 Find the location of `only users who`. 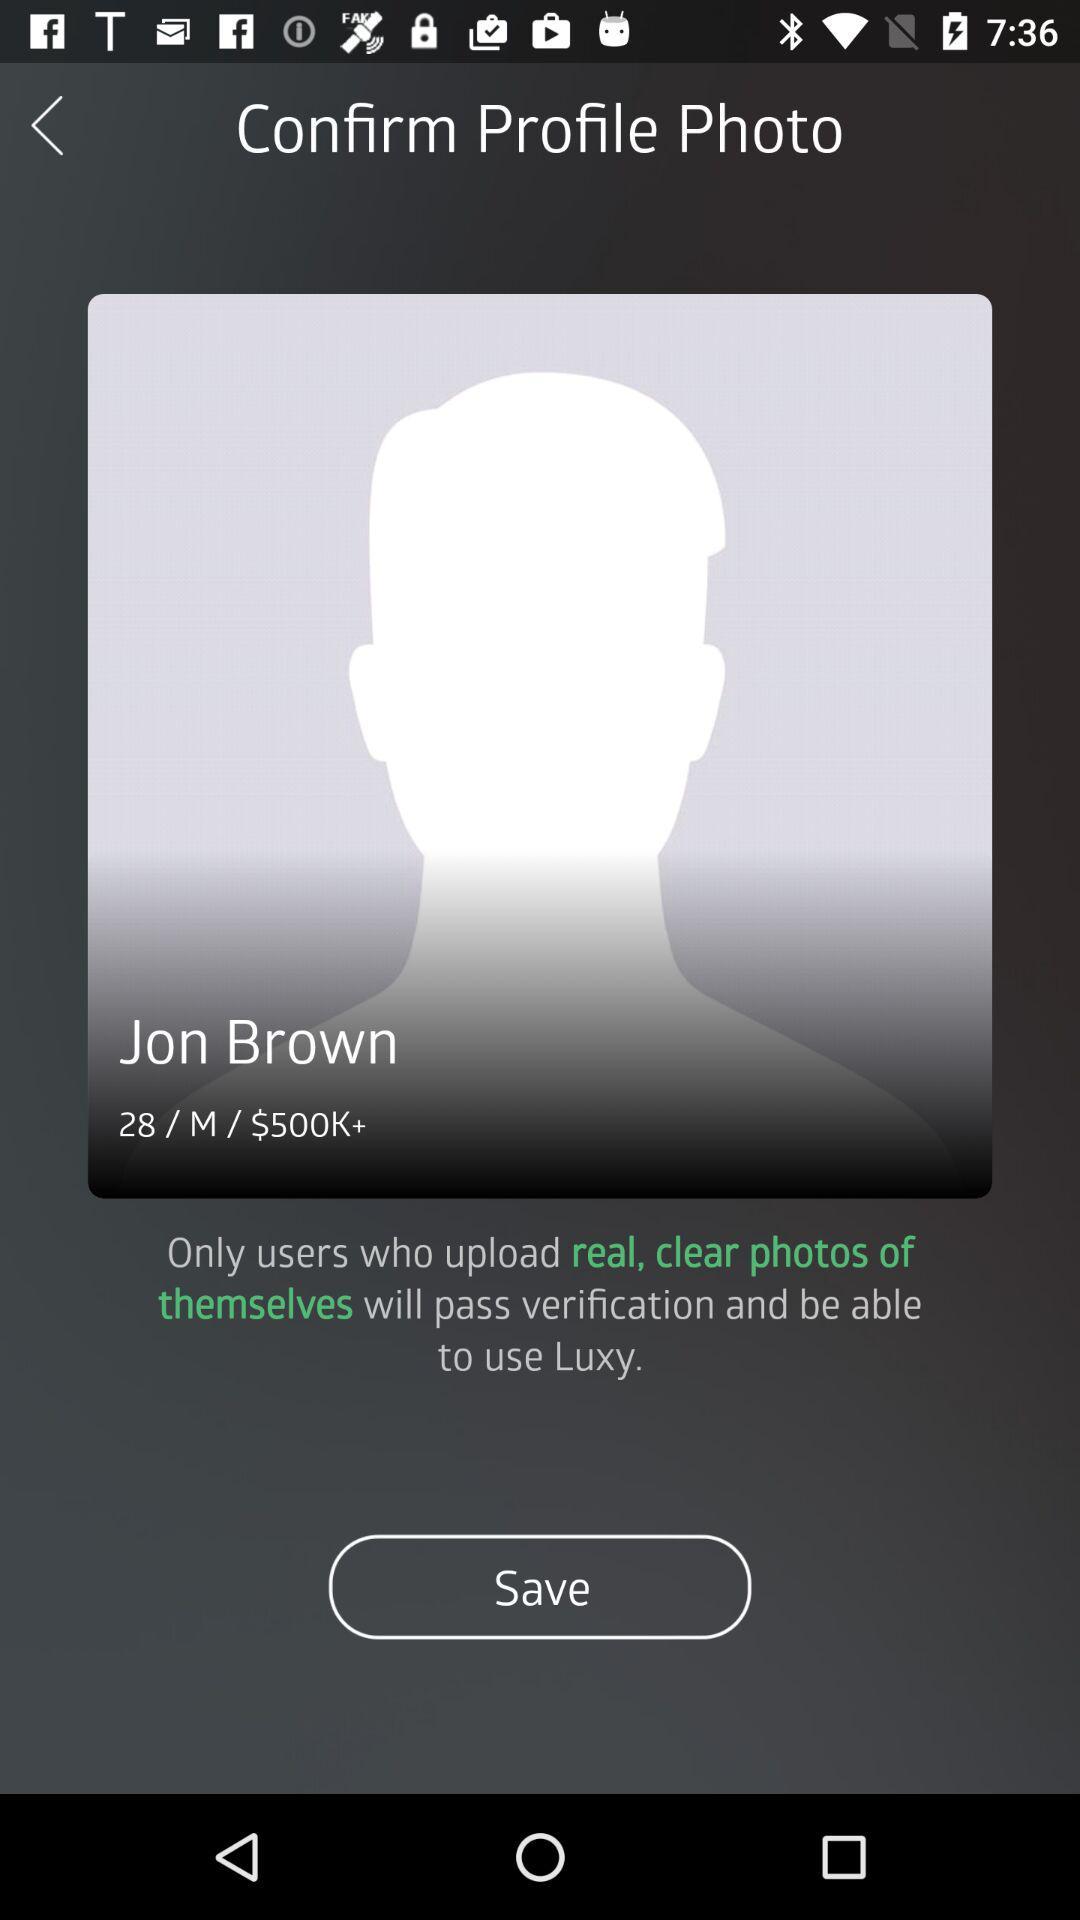

only users who is located at coordinates (540, 1302).